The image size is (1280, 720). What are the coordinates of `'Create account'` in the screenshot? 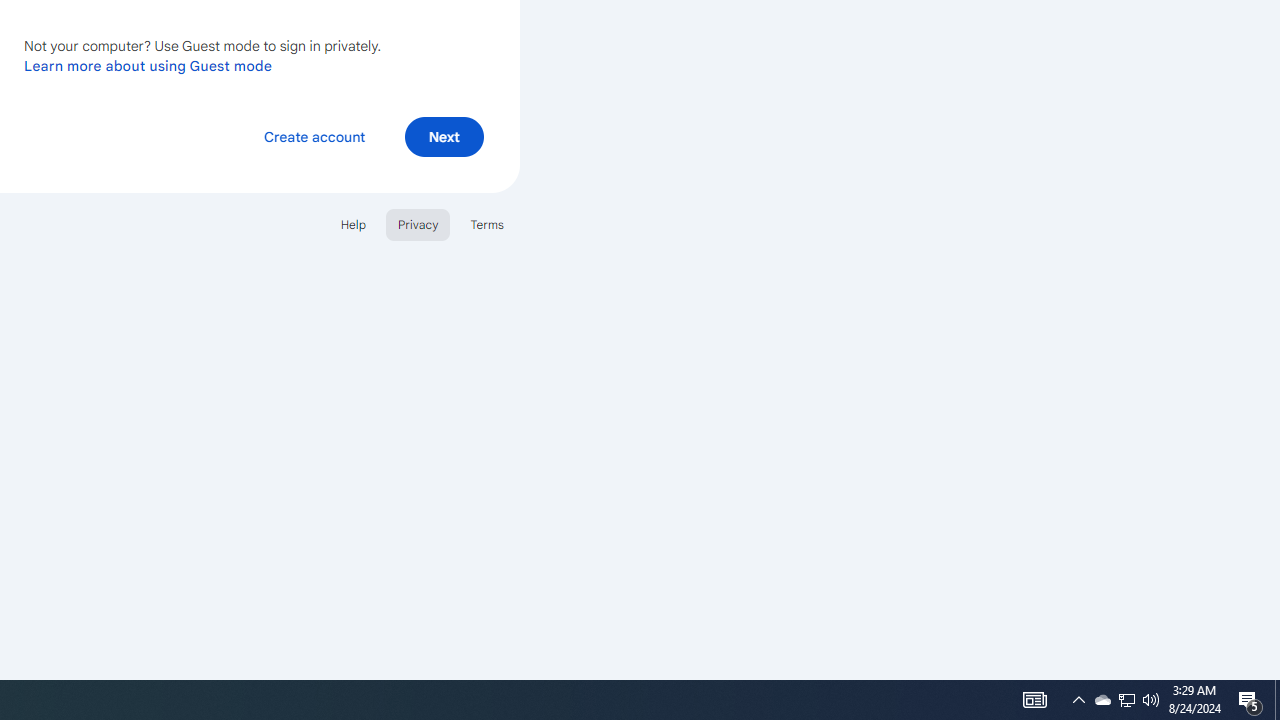 It's located at (313, 135).